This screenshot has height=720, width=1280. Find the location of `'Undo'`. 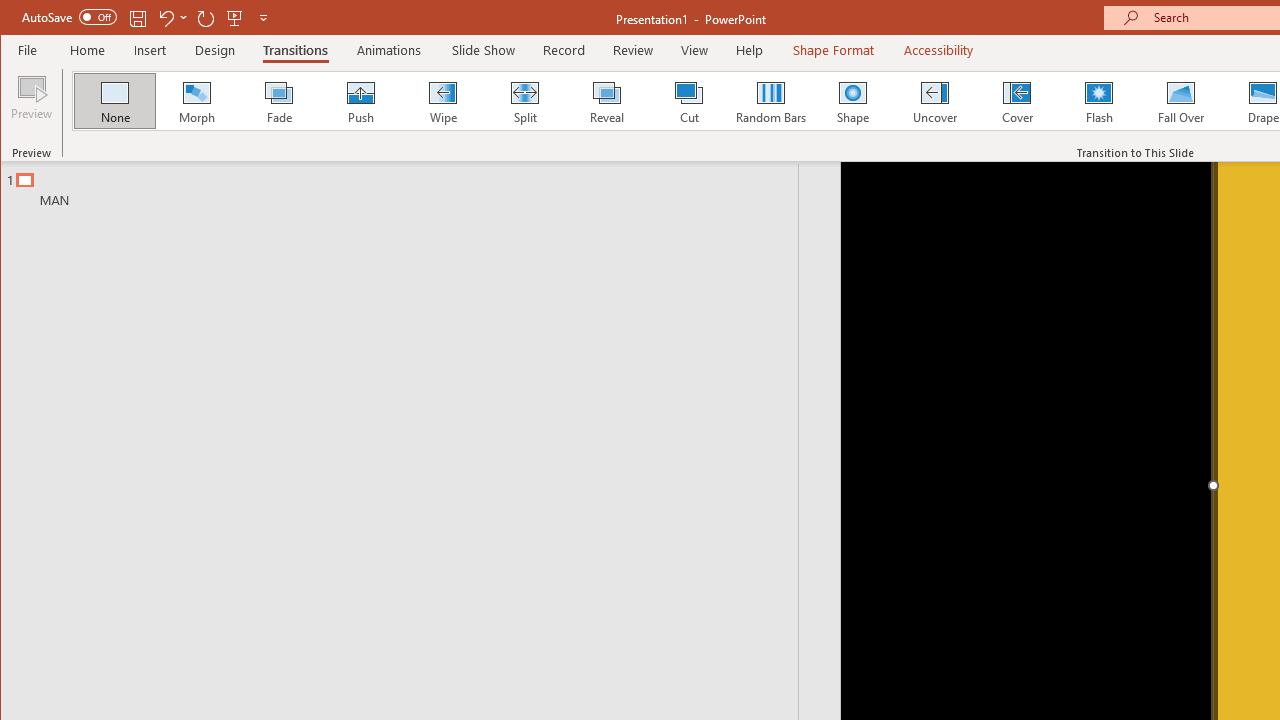

'Undo' is located at coordinates (165, 17).